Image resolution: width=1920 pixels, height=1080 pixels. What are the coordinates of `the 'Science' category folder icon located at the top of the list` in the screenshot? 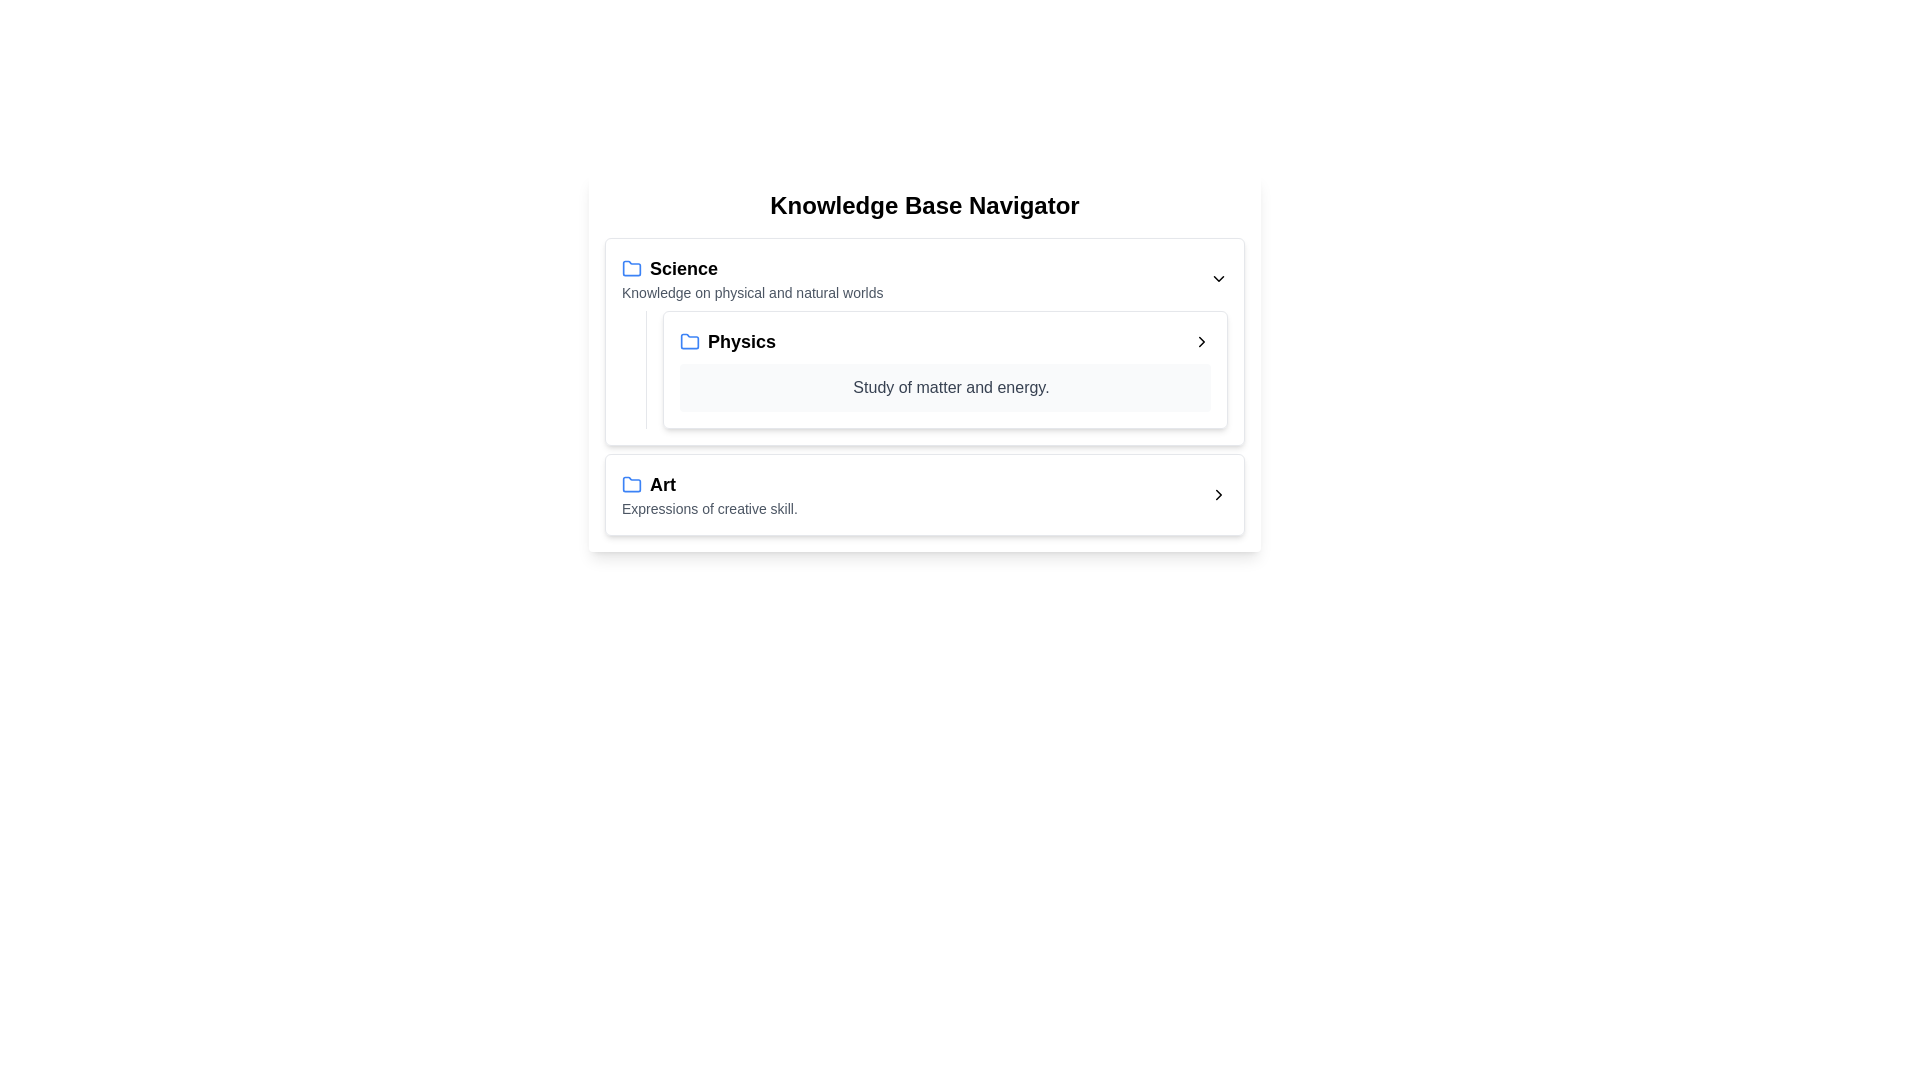 It's located at (631, 266).